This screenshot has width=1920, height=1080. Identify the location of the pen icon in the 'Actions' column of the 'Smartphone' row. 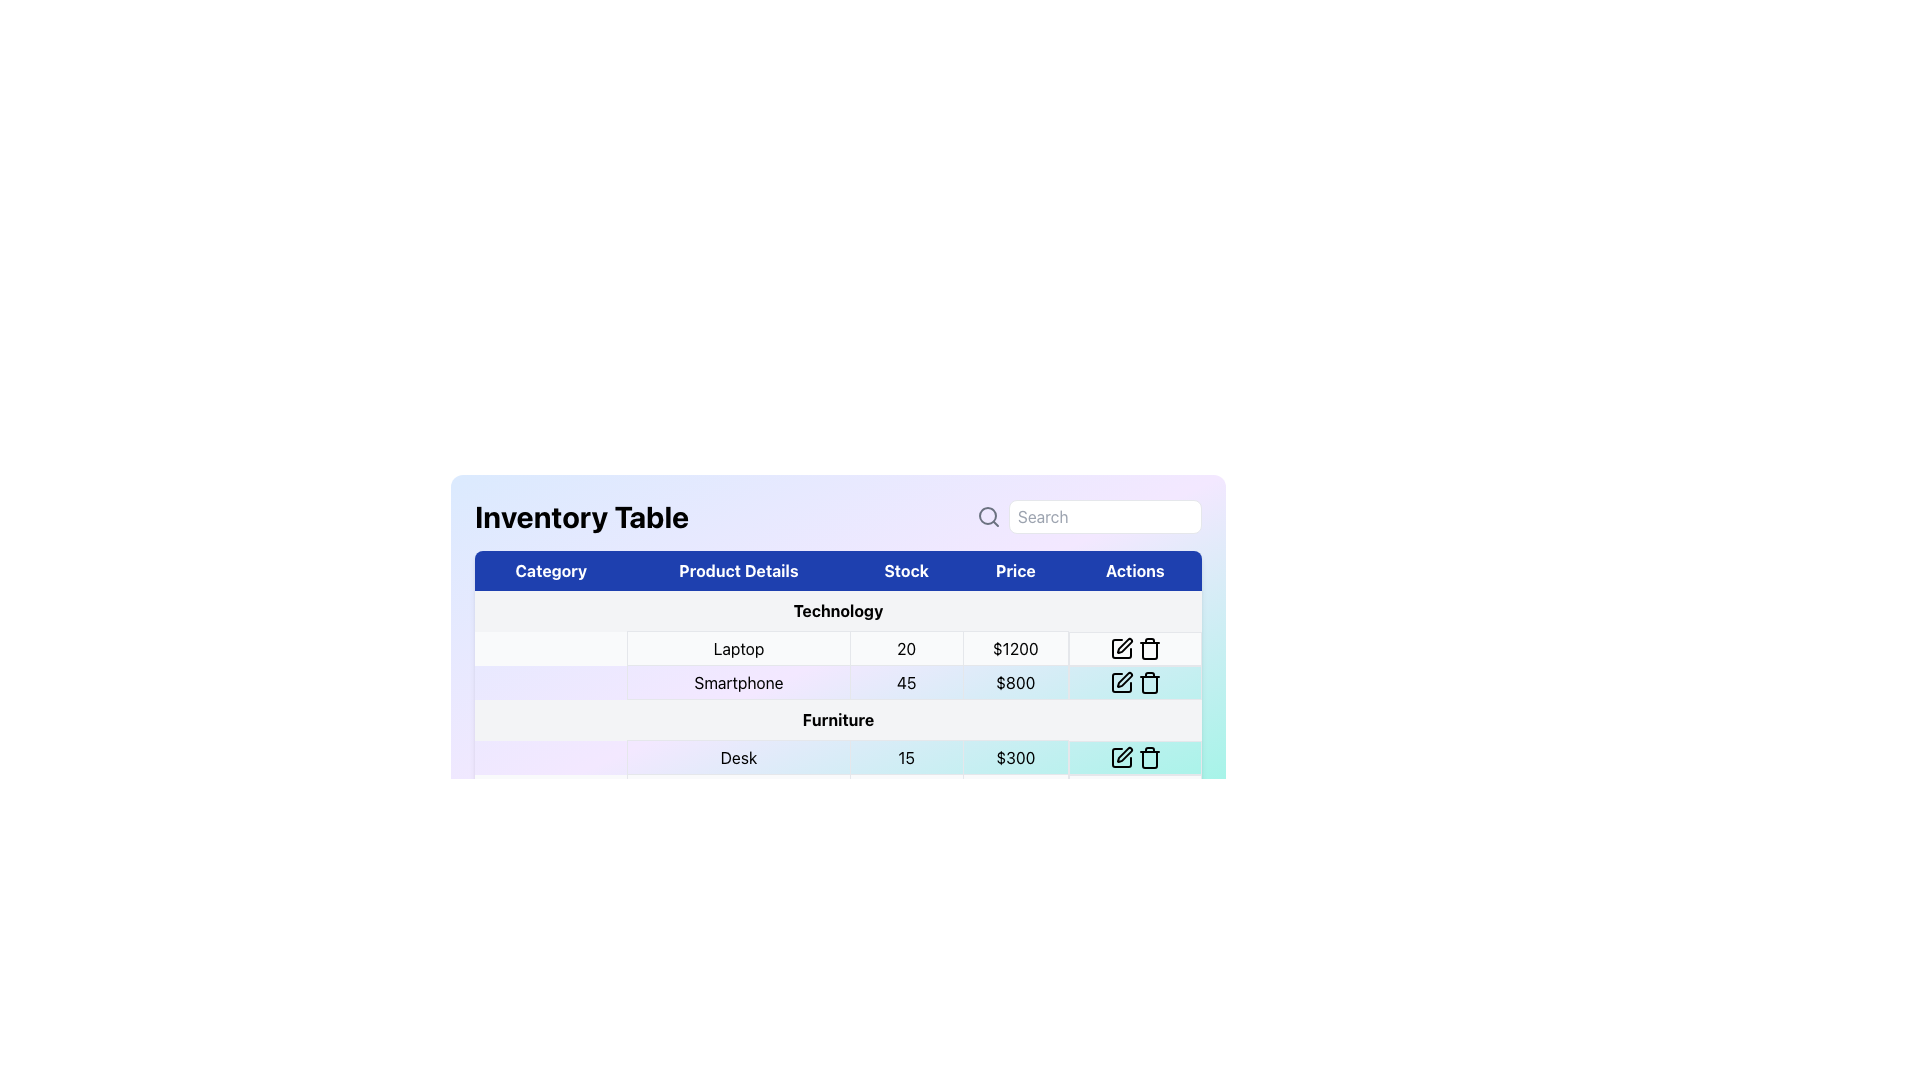
(1124, 678).